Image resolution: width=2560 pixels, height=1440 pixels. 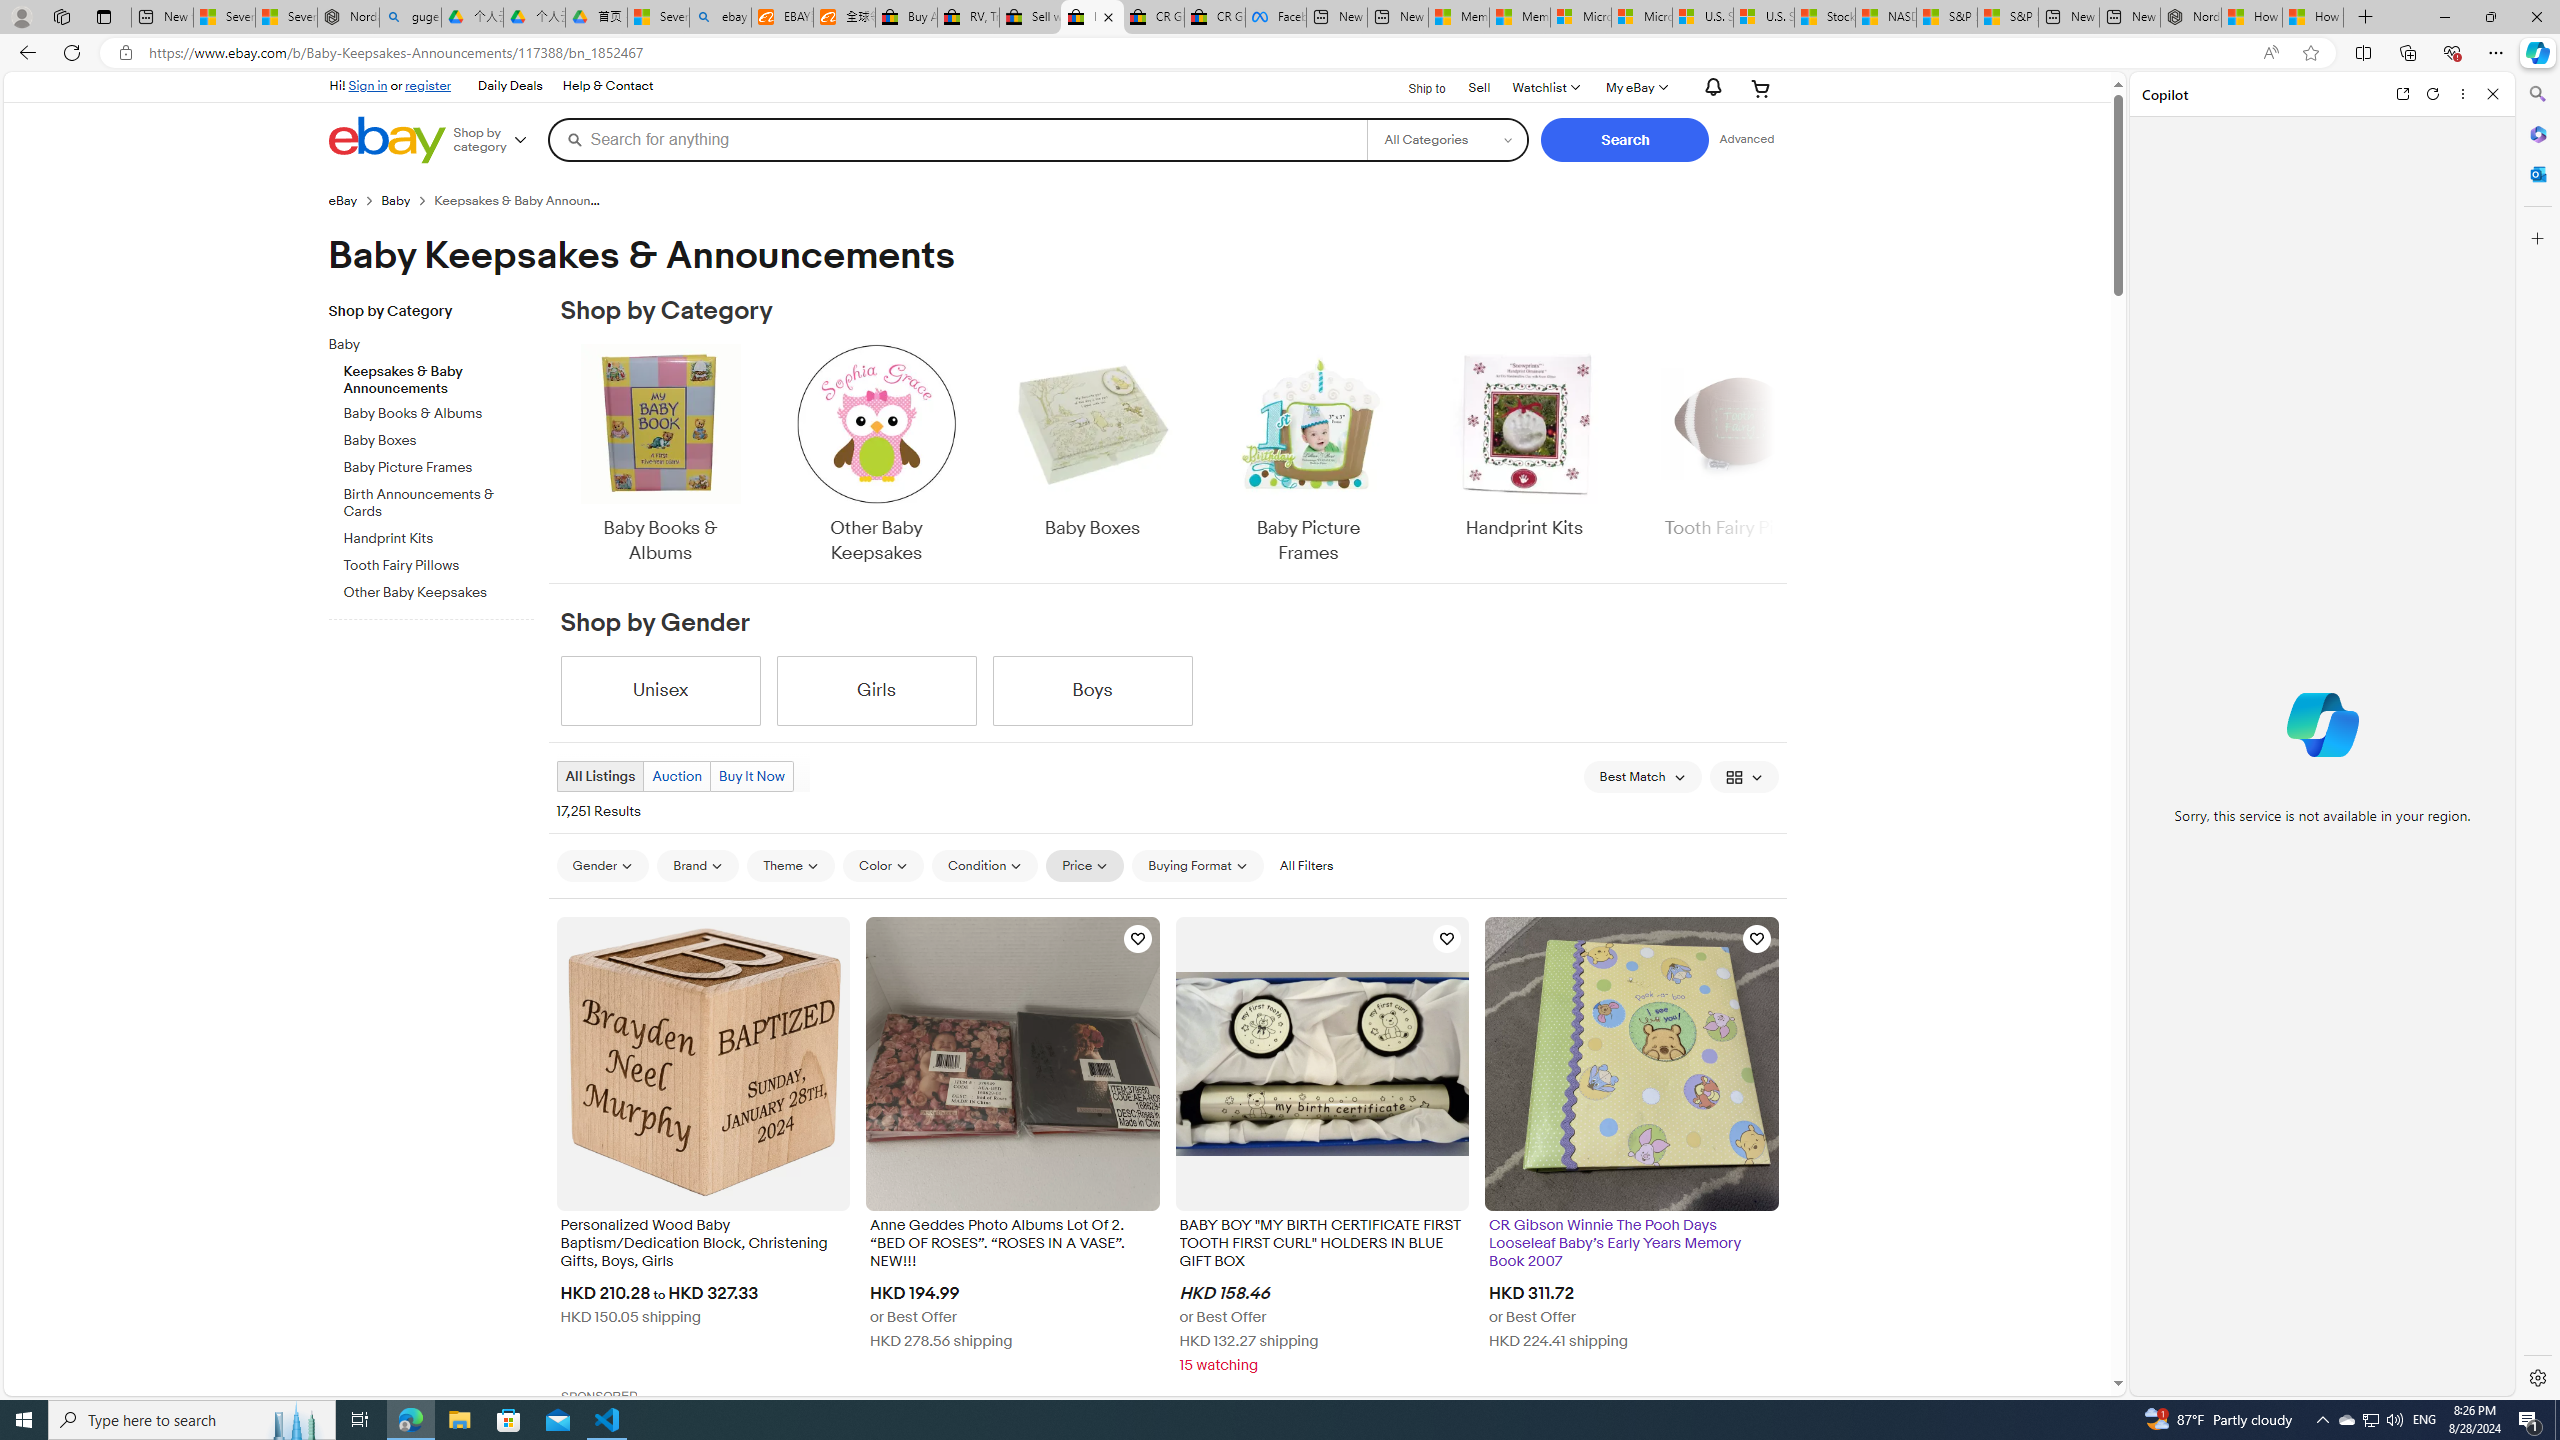 What do you see at coordinates (1275, 16) in the screenshot?
I see `'Facebook'` at bounding box center [1275, 16].